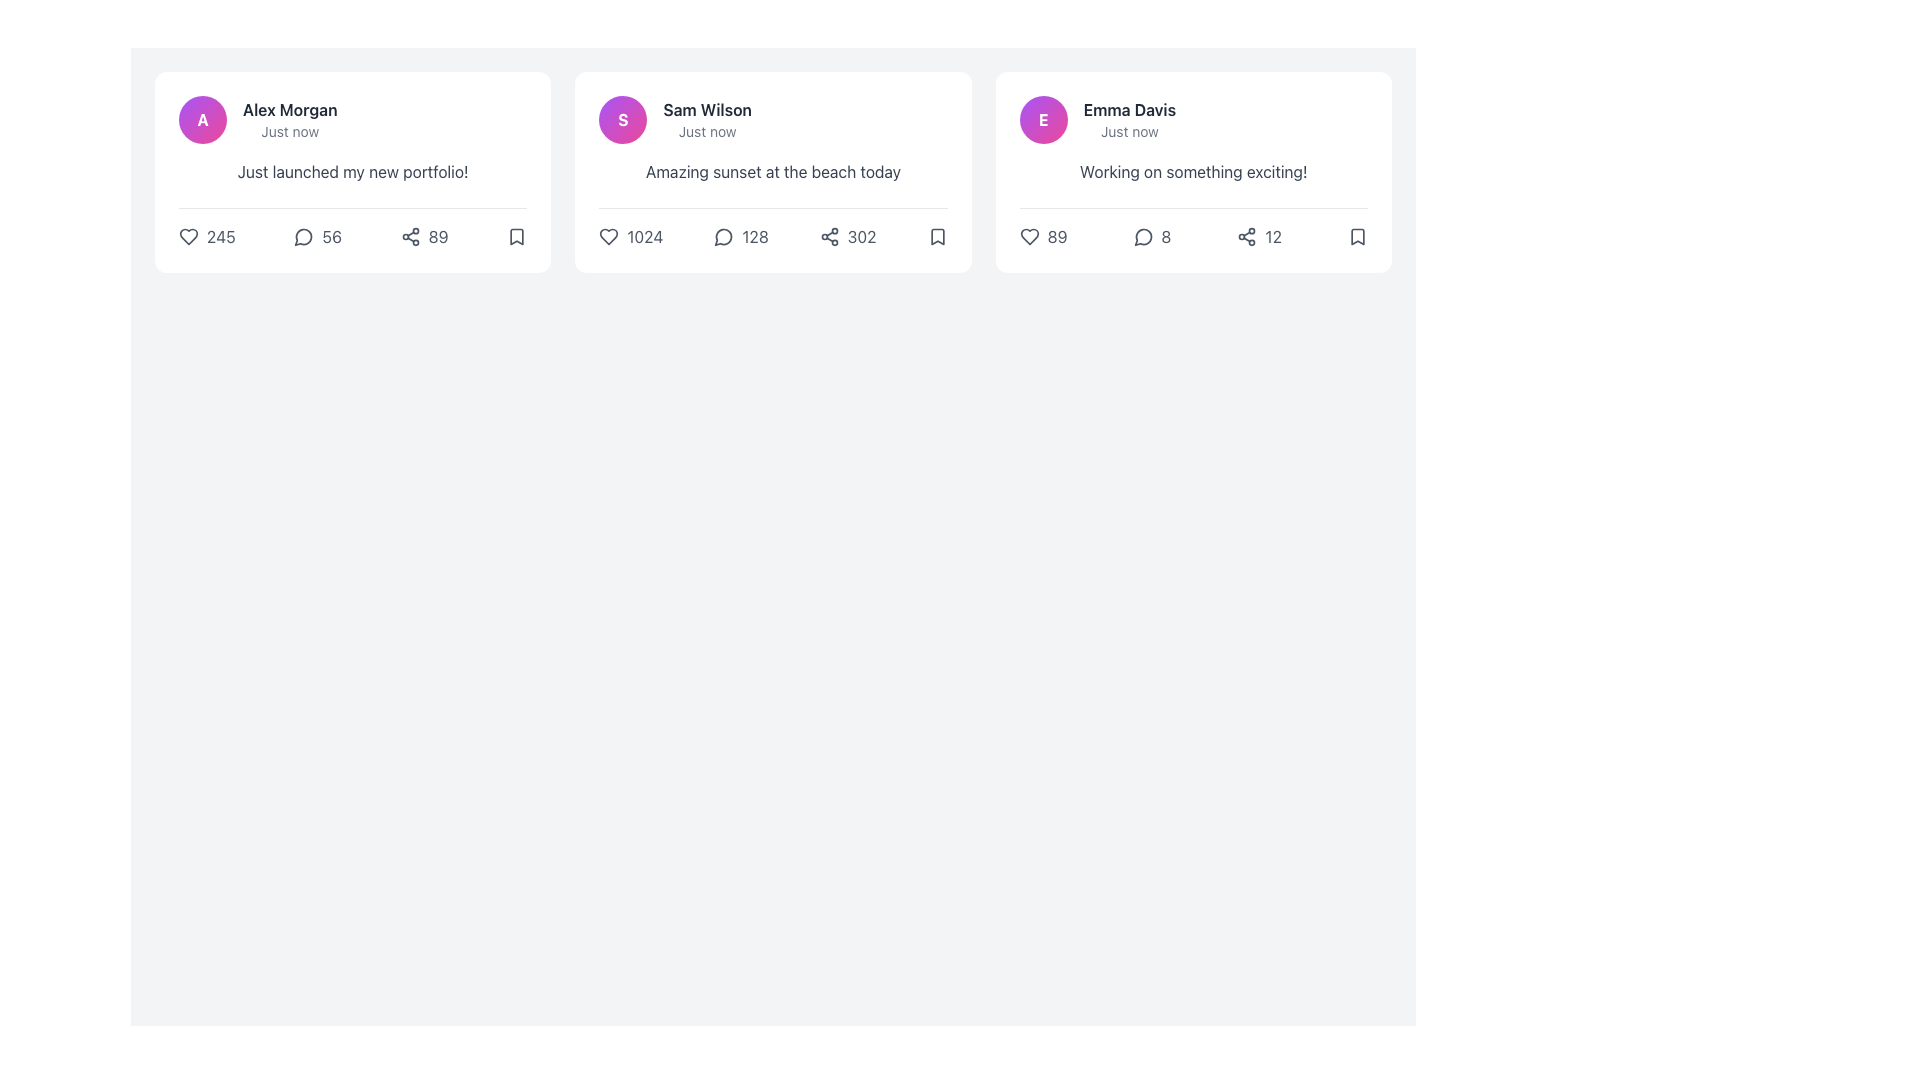 The height and width of the screenshot is (1080, 1920). Describe the element at coordinates (722, 236) in the screenshot. I see `the speech bubble icon representing comments` at that location.